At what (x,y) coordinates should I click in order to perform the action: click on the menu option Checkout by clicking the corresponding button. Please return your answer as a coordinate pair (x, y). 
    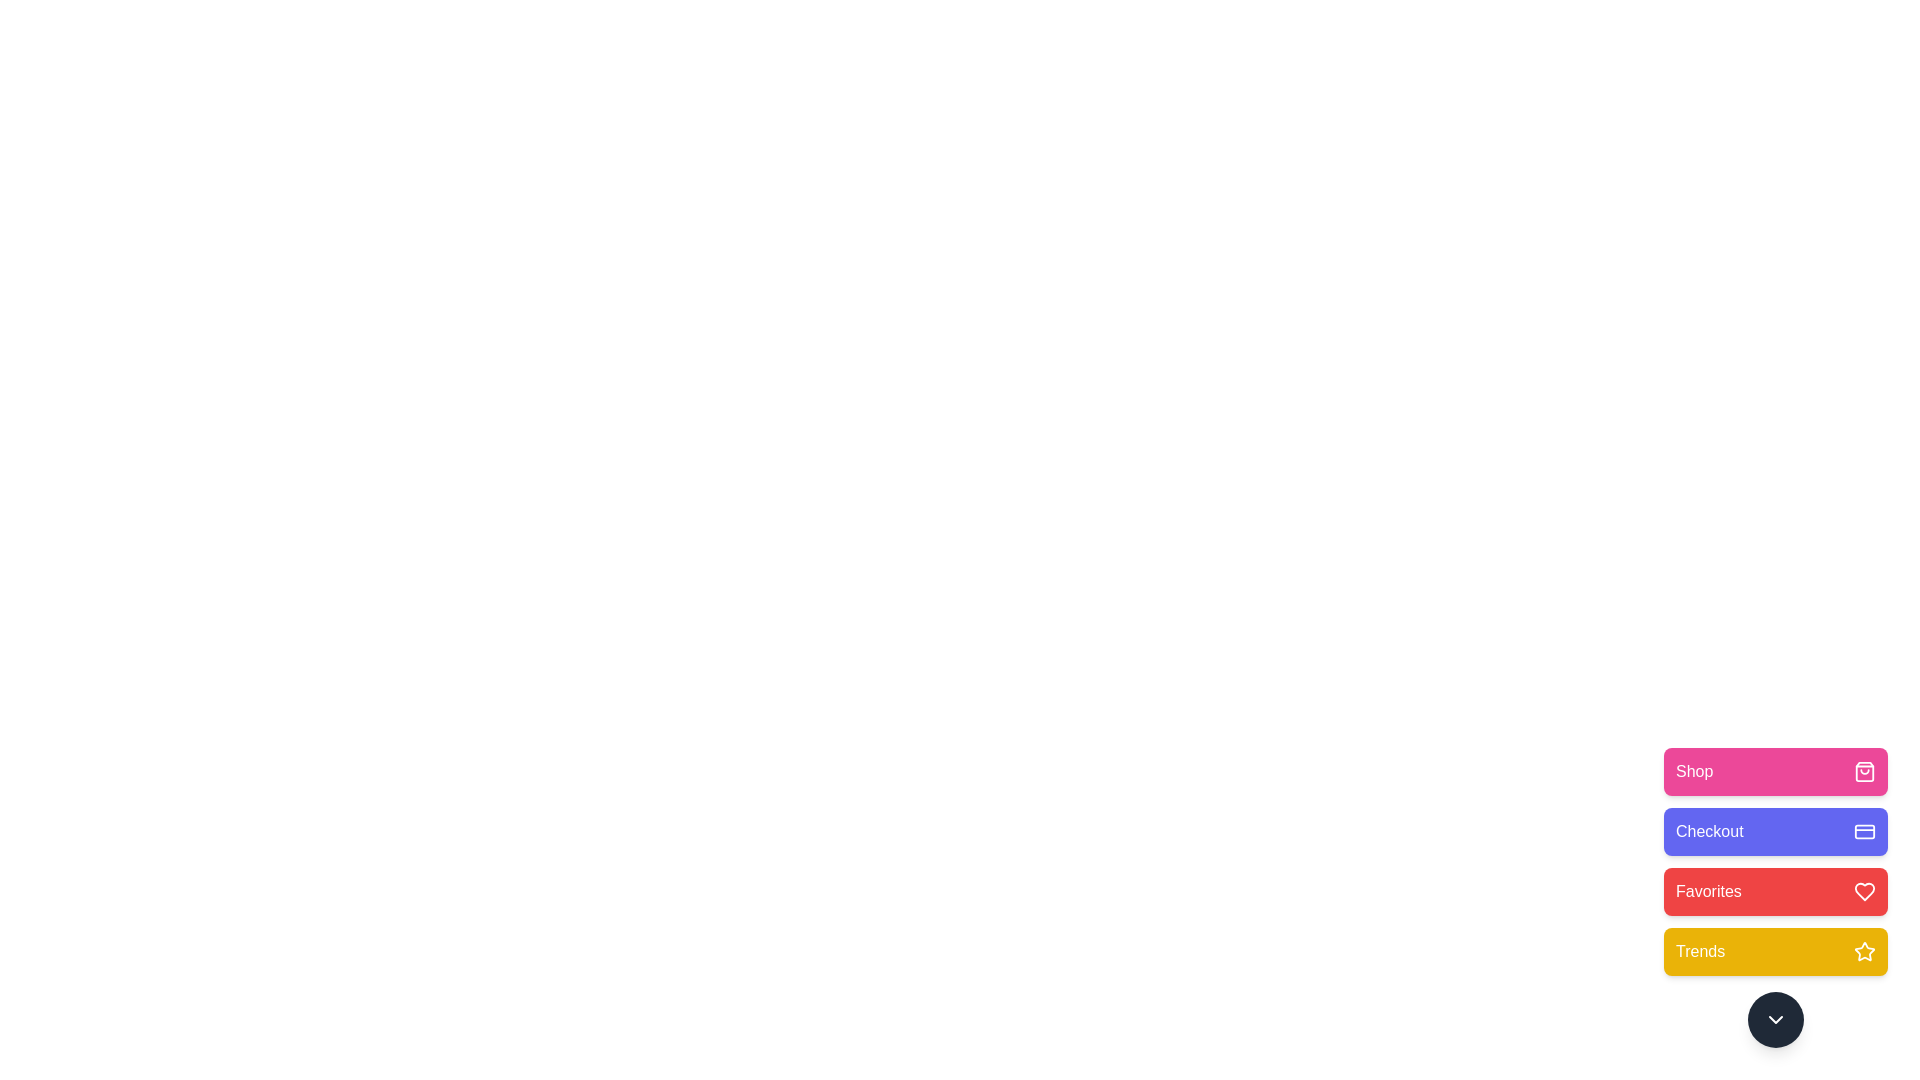
    Looking at the image, I should click on (1776, 832).